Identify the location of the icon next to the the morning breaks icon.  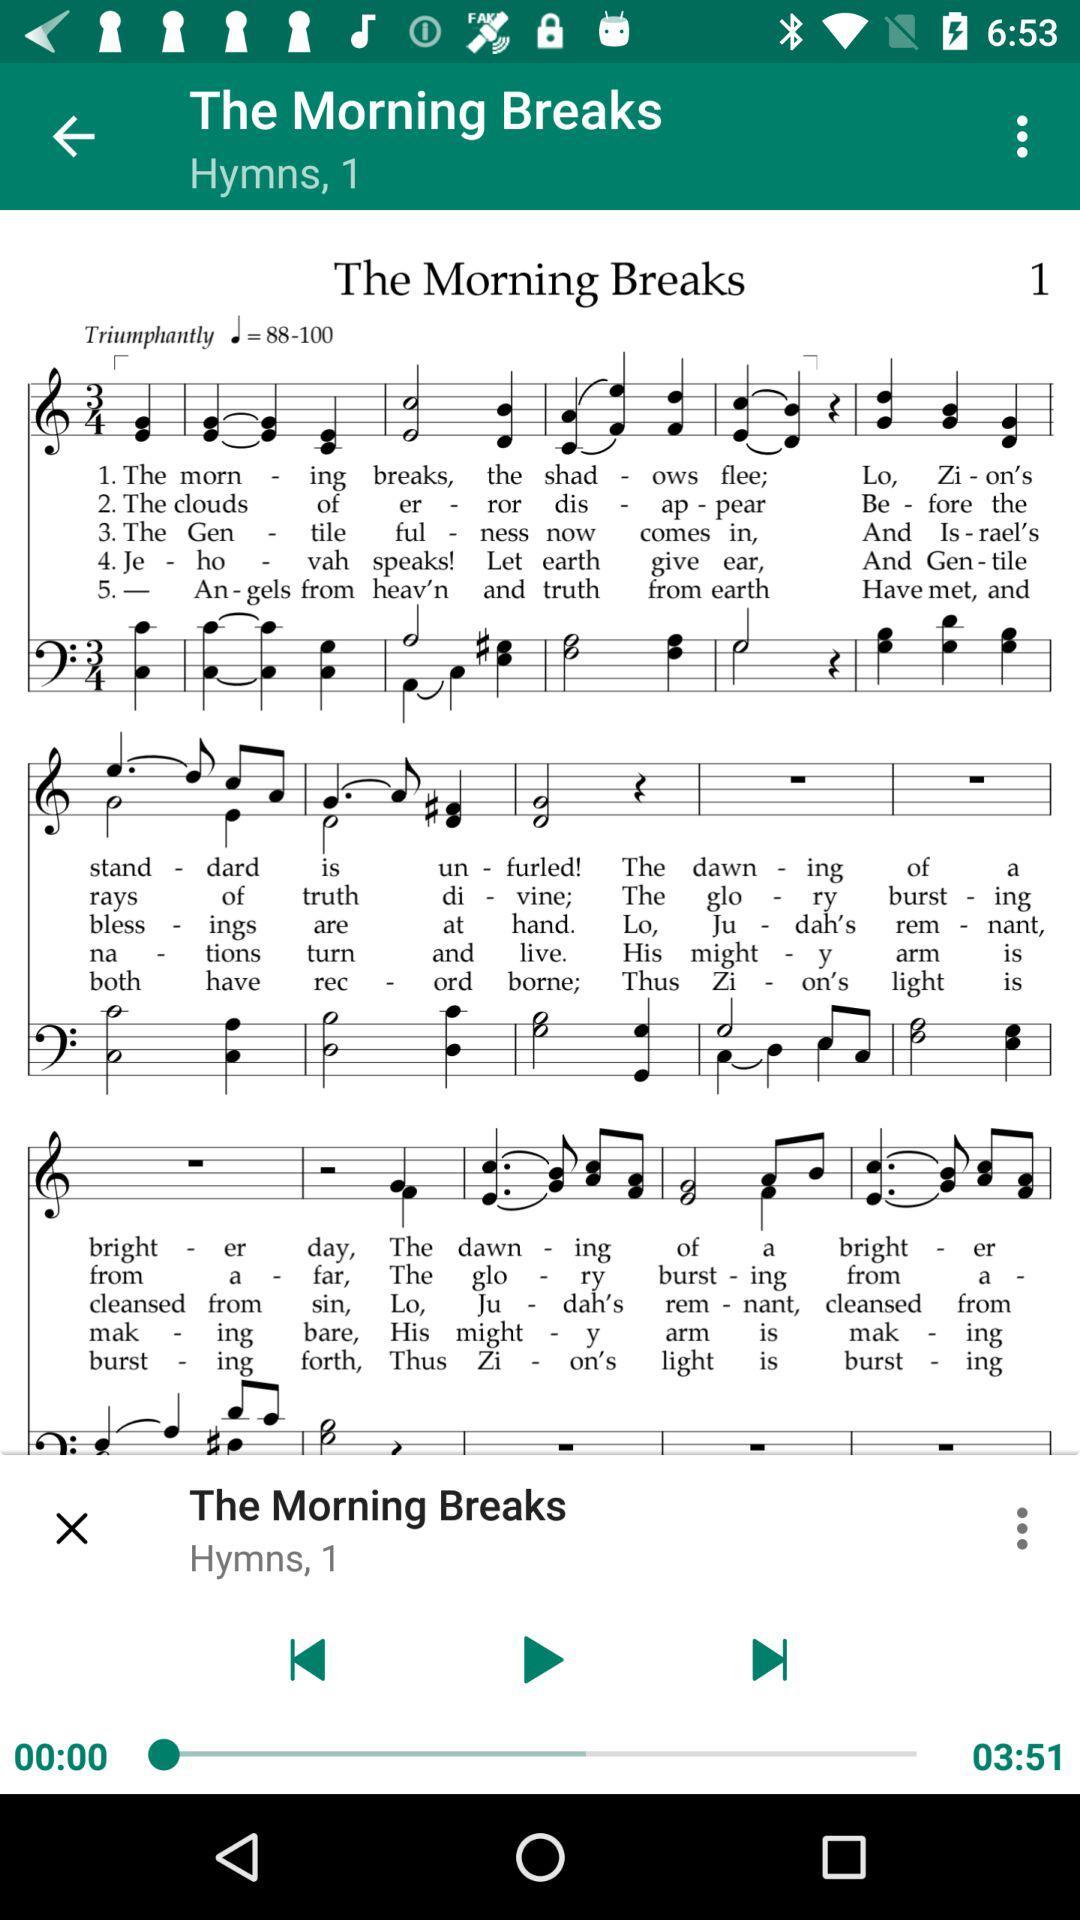
(72, 1527).